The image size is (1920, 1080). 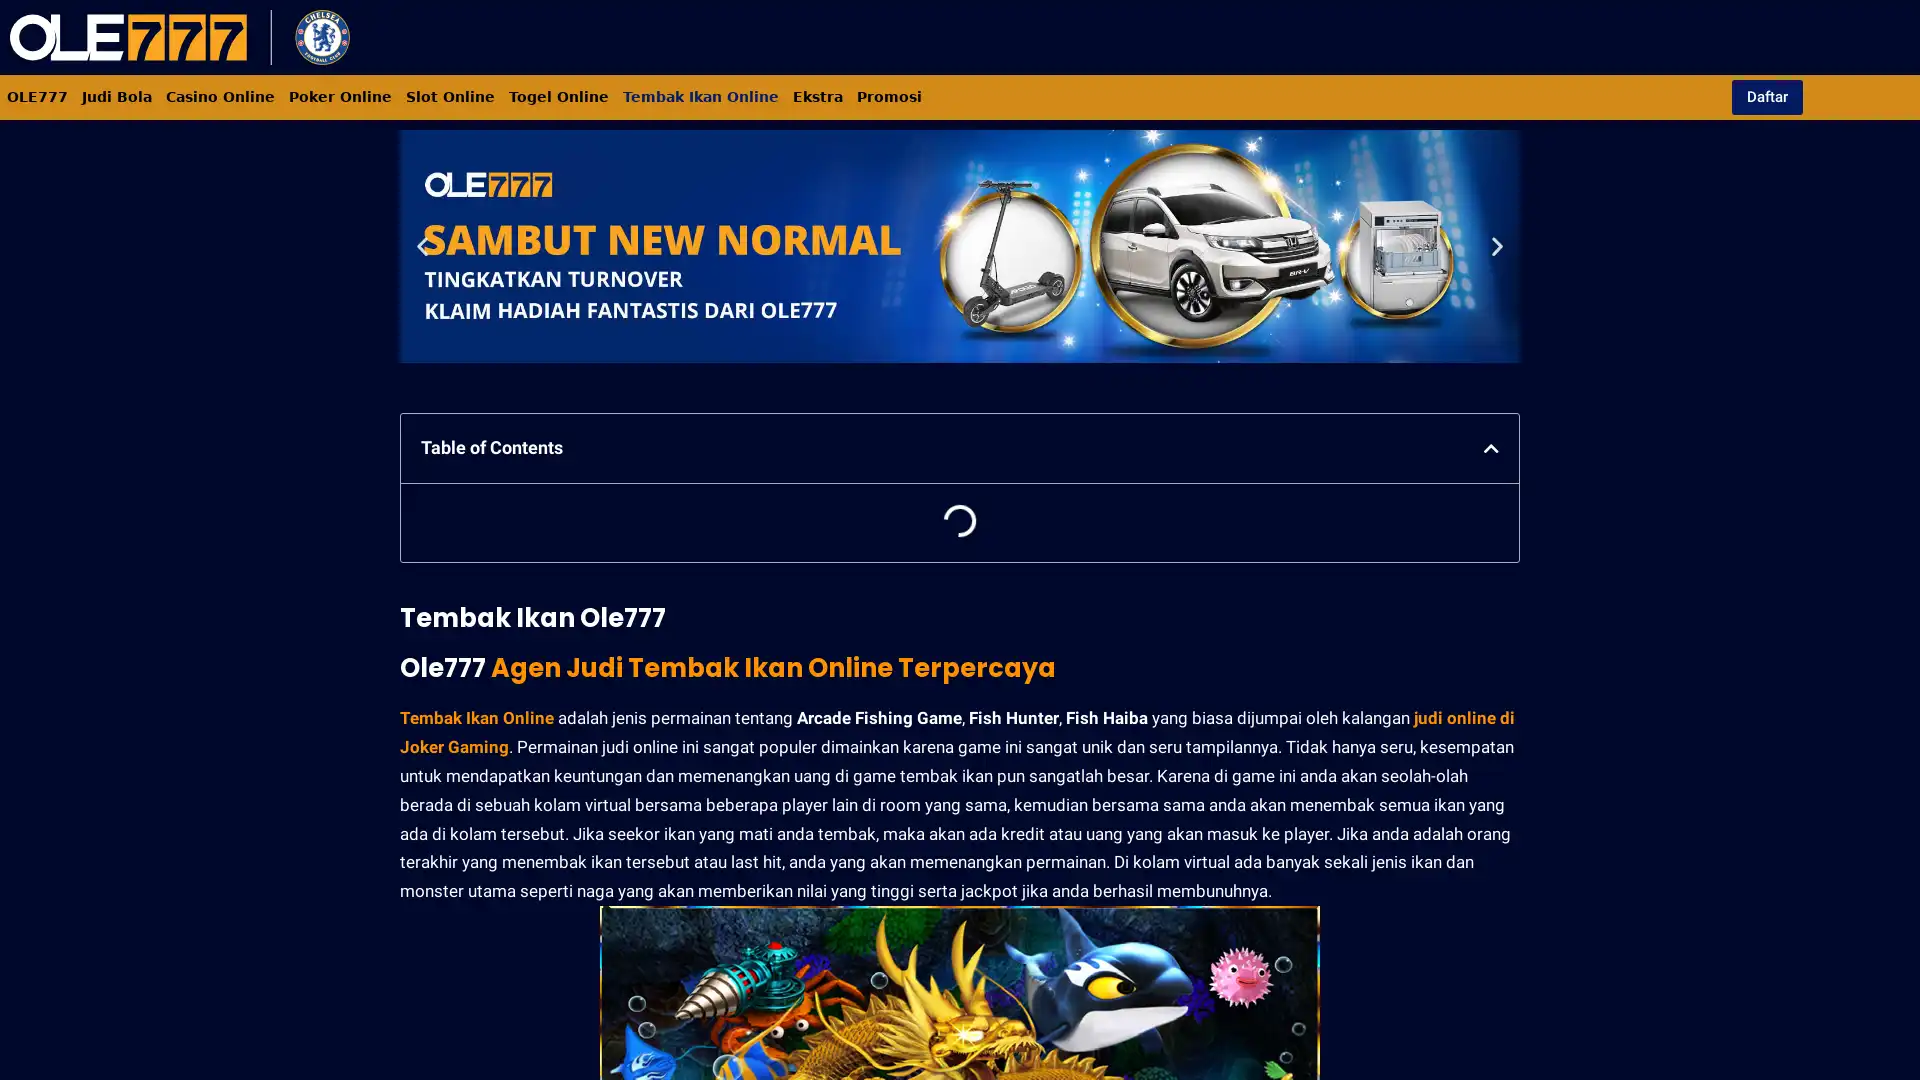 What do you see at coordinates (1766, 96) in the screenshot?
I see `Daftar` at bounding box center [1766, 96].